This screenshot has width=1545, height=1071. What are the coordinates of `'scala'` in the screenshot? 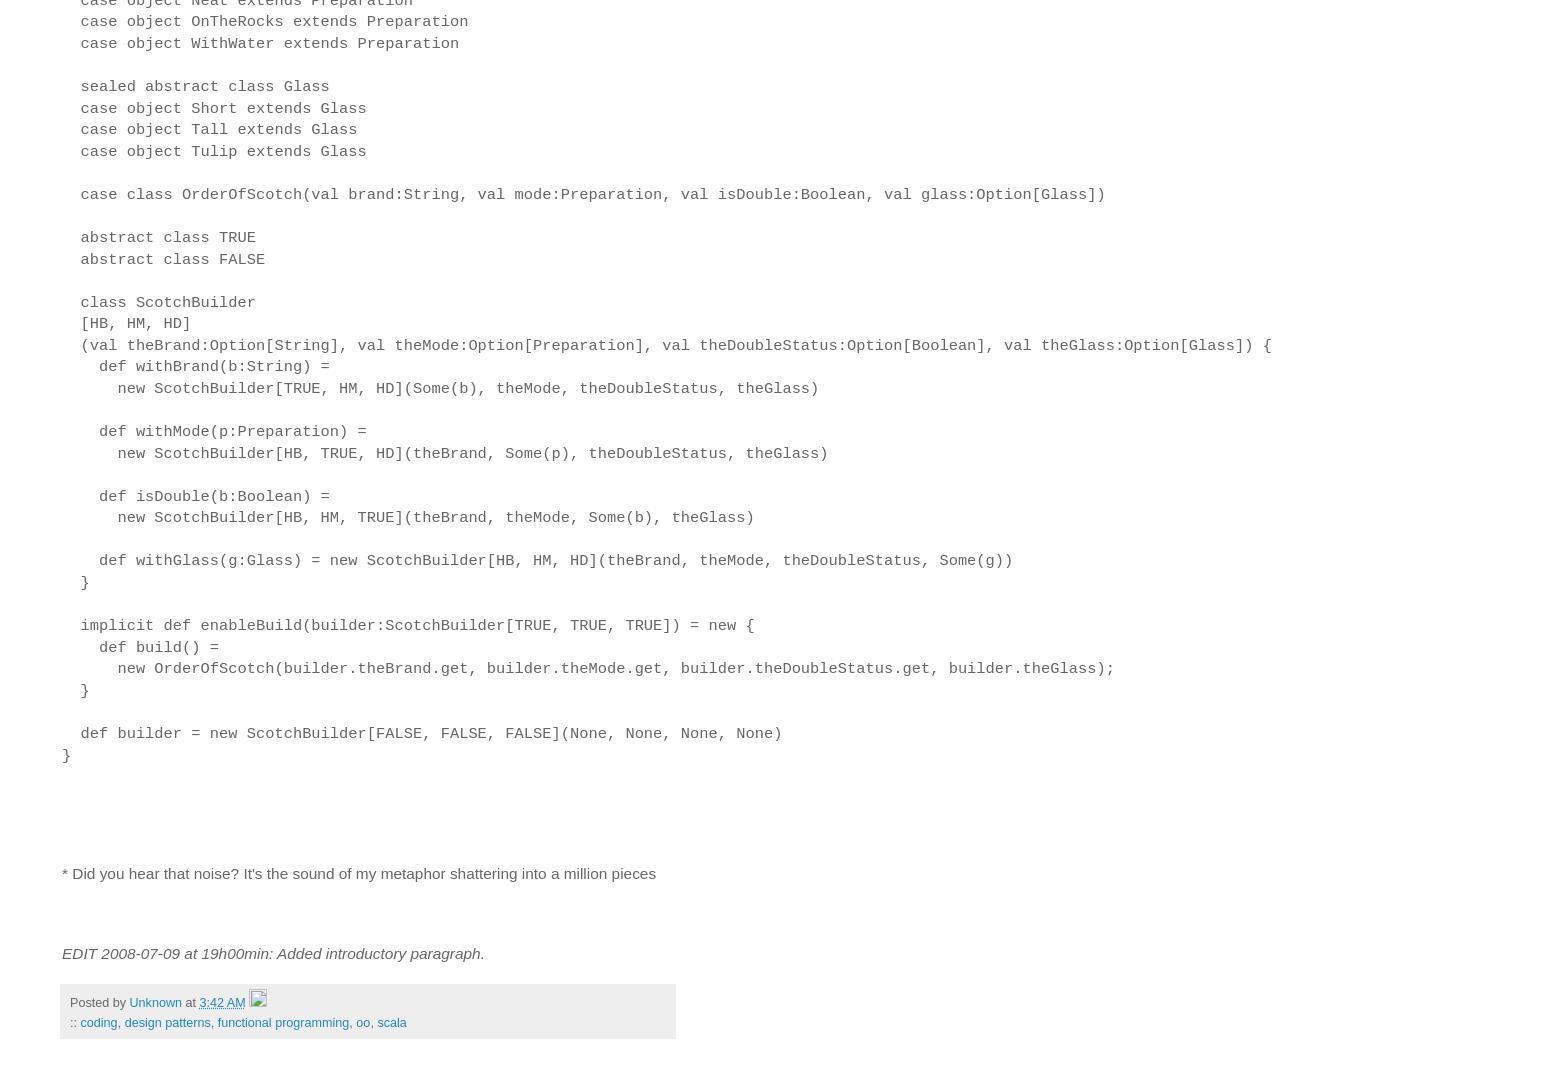 It's located at (390, 1023).